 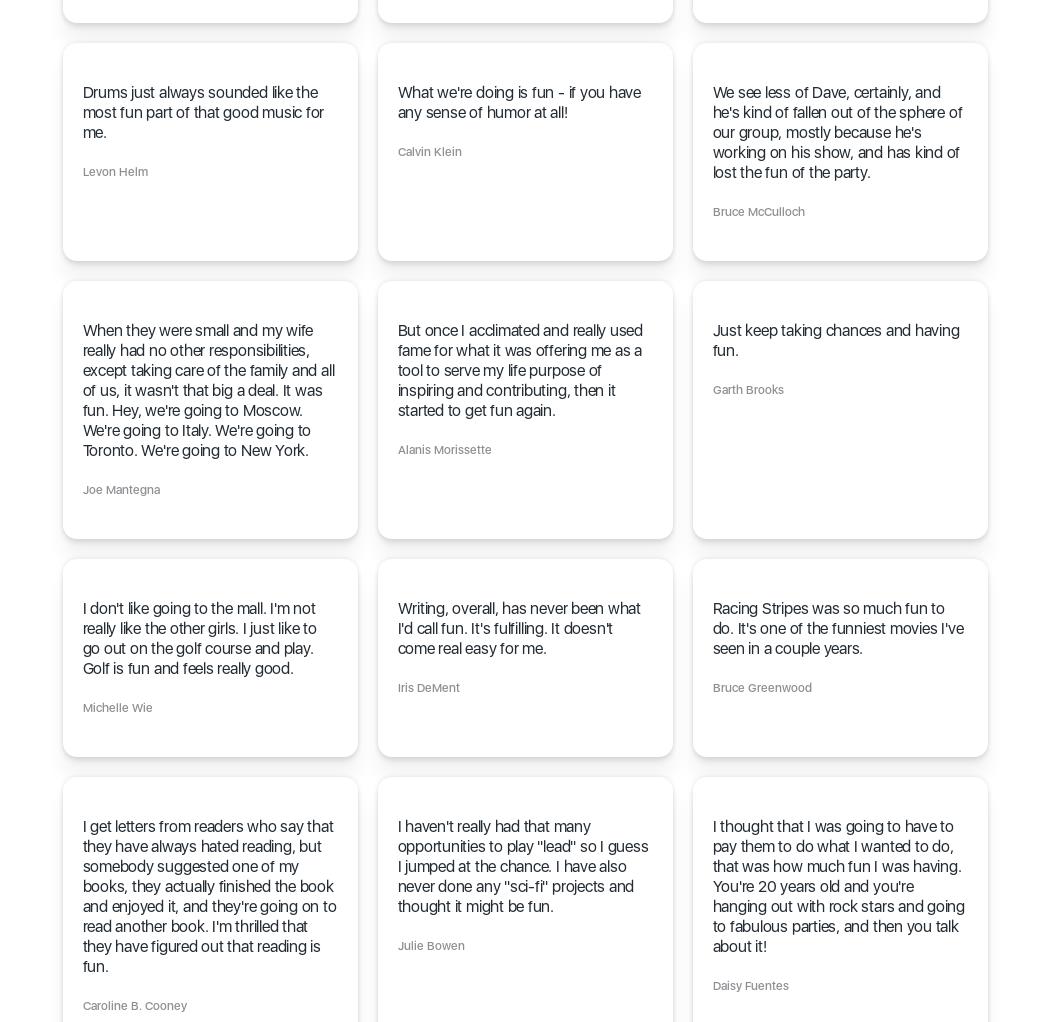 What do you see at coordinates (113, 171) in the screenshot?
I see `'Levon Helm'` at bounding box center [113, 171].